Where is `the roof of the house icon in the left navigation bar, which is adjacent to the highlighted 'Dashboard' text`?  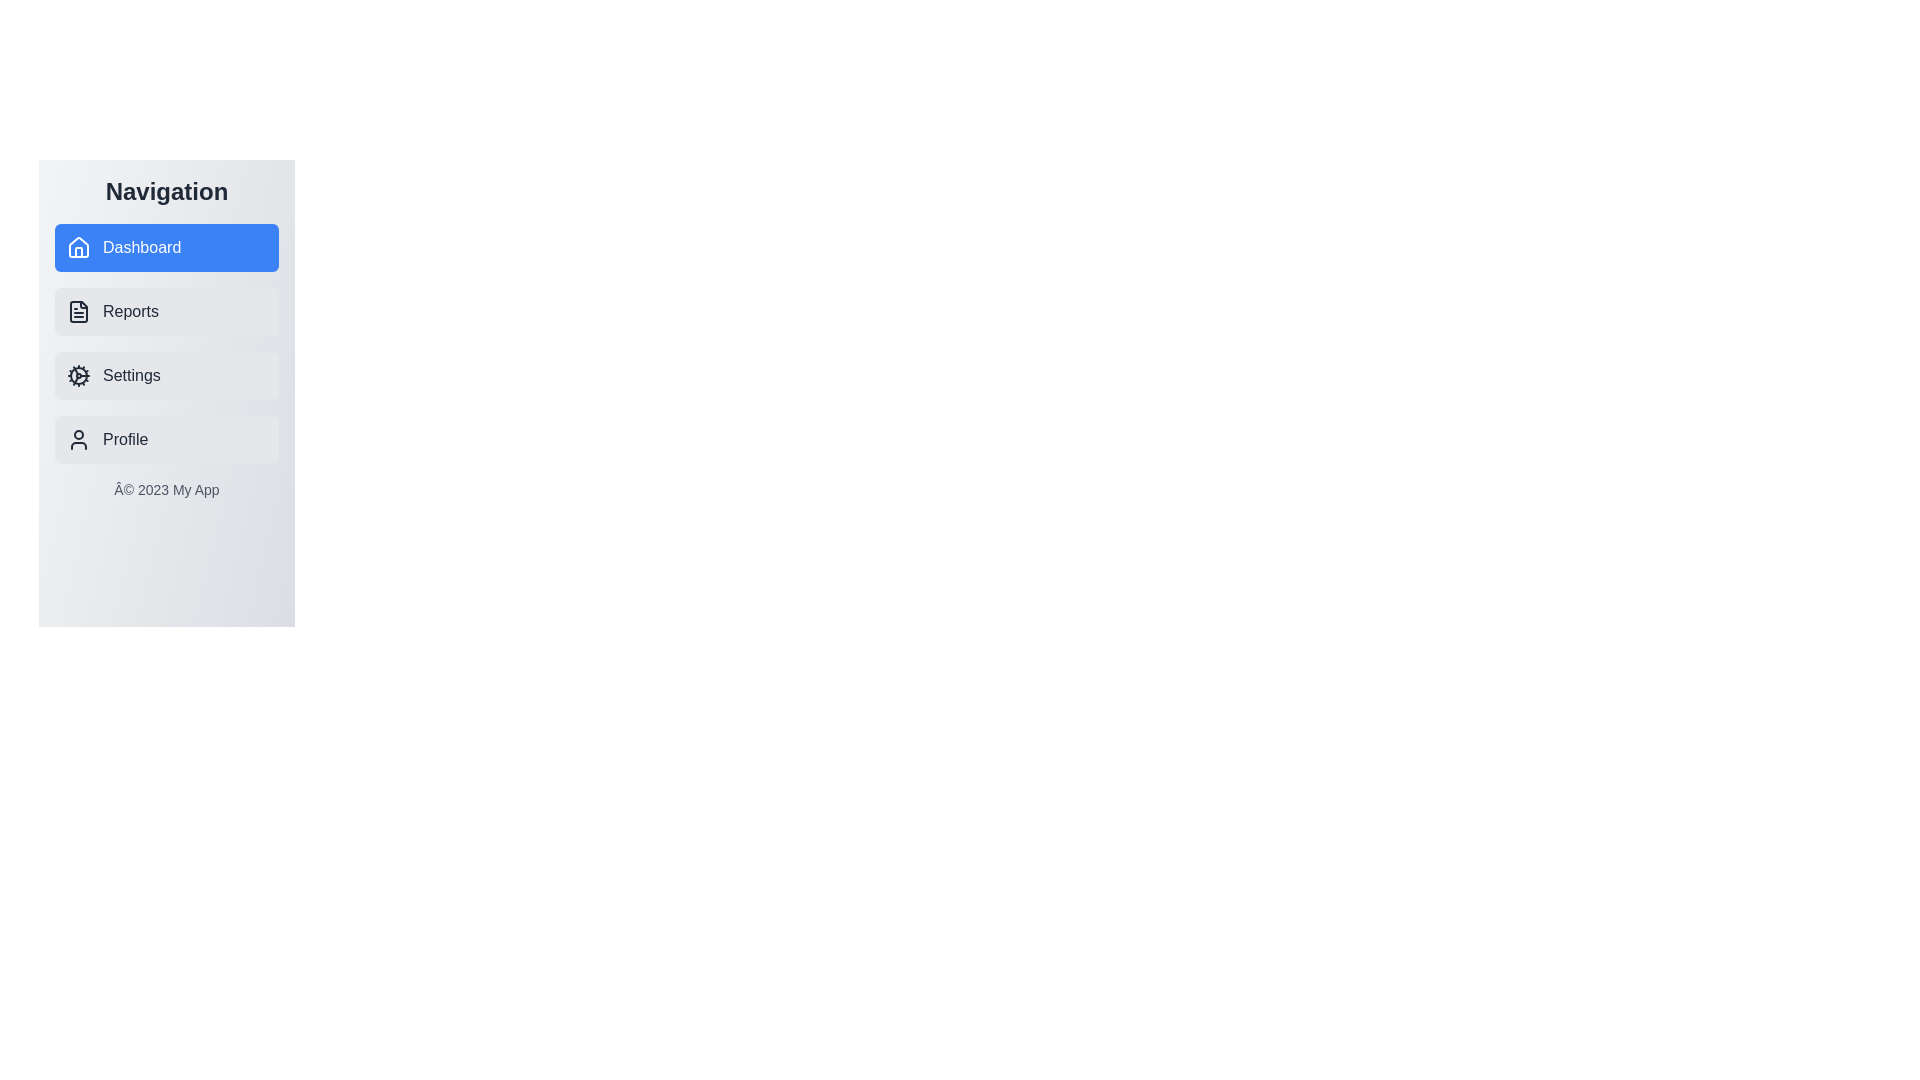 the roof of the house icon in the left navigation bar, which is adjacent to the highlighted 'Dashboard' text is located at coordinates (78, 245).